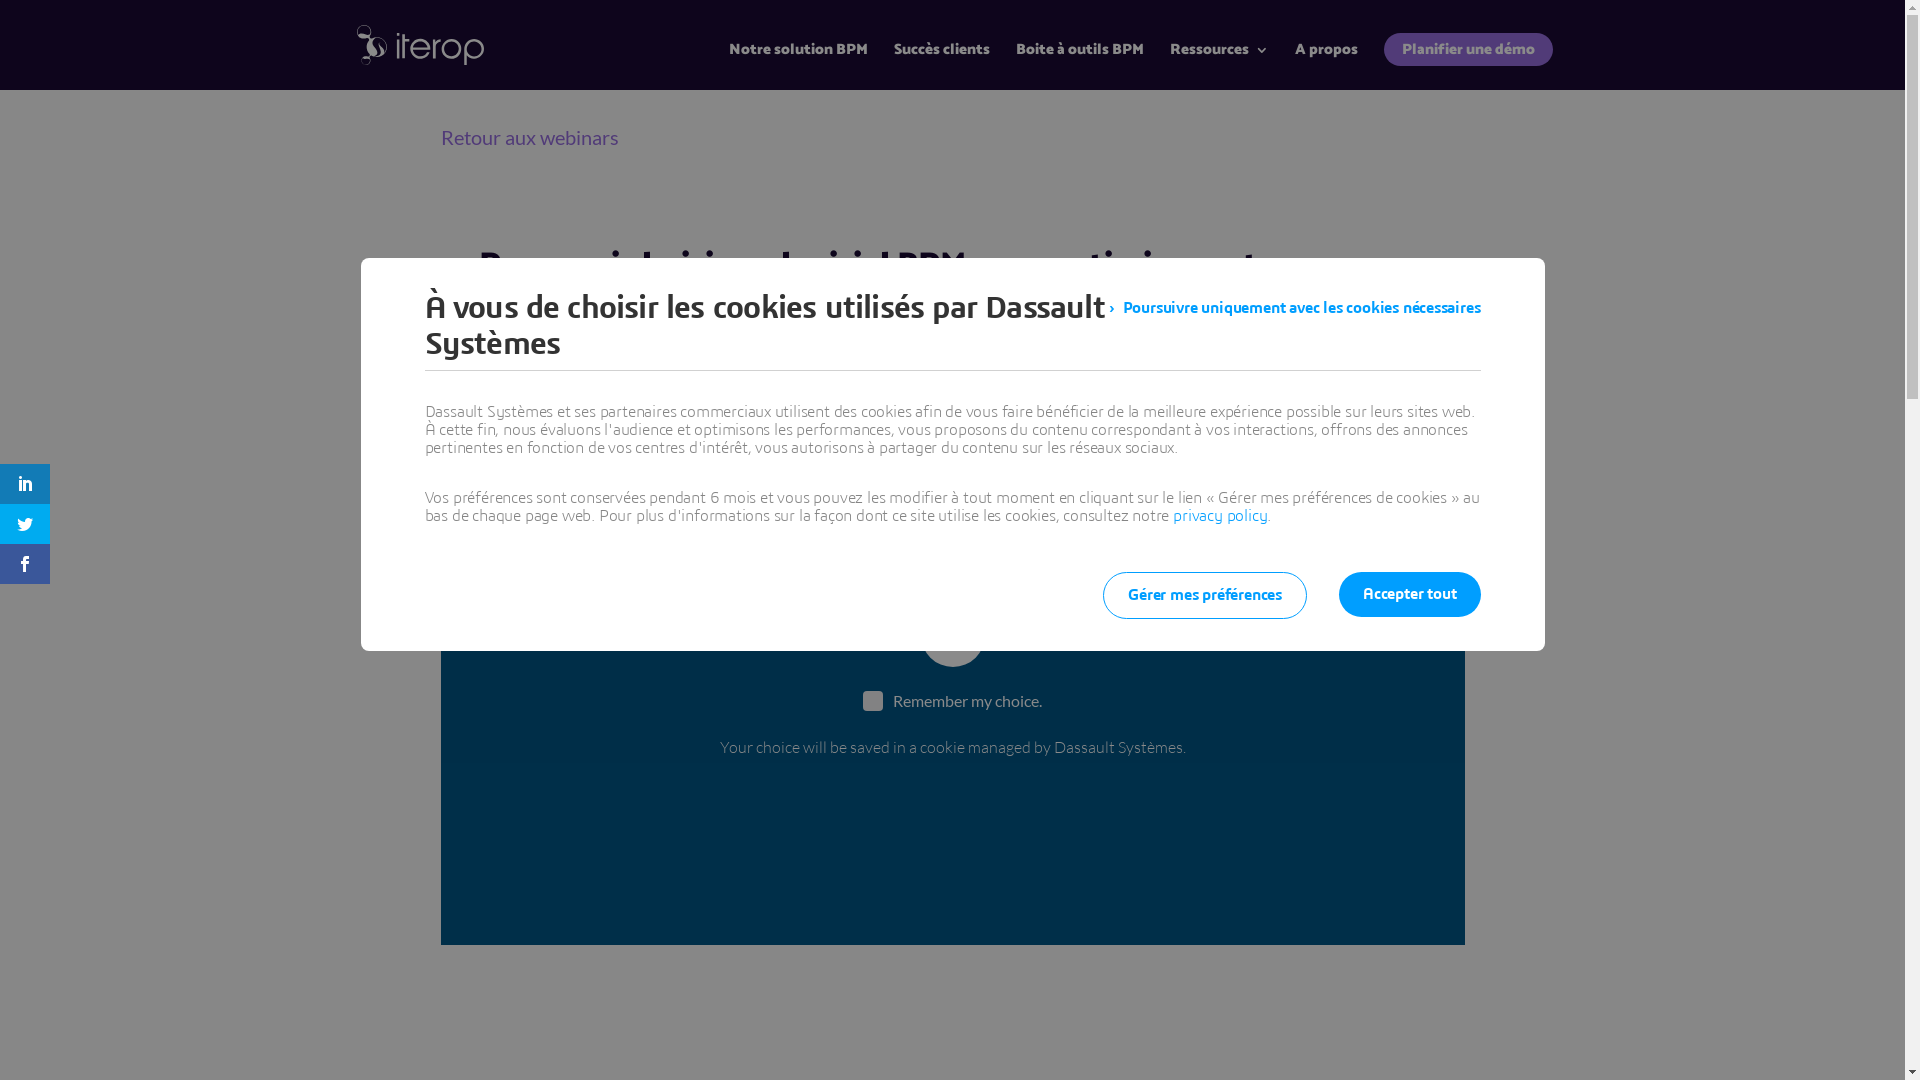 This screenshot has height=1080, width=1920. What do you see at coordinates (528, 136) in the screenshot?
I see `'Retour aux webinars'` at bounding box center [528, 136].